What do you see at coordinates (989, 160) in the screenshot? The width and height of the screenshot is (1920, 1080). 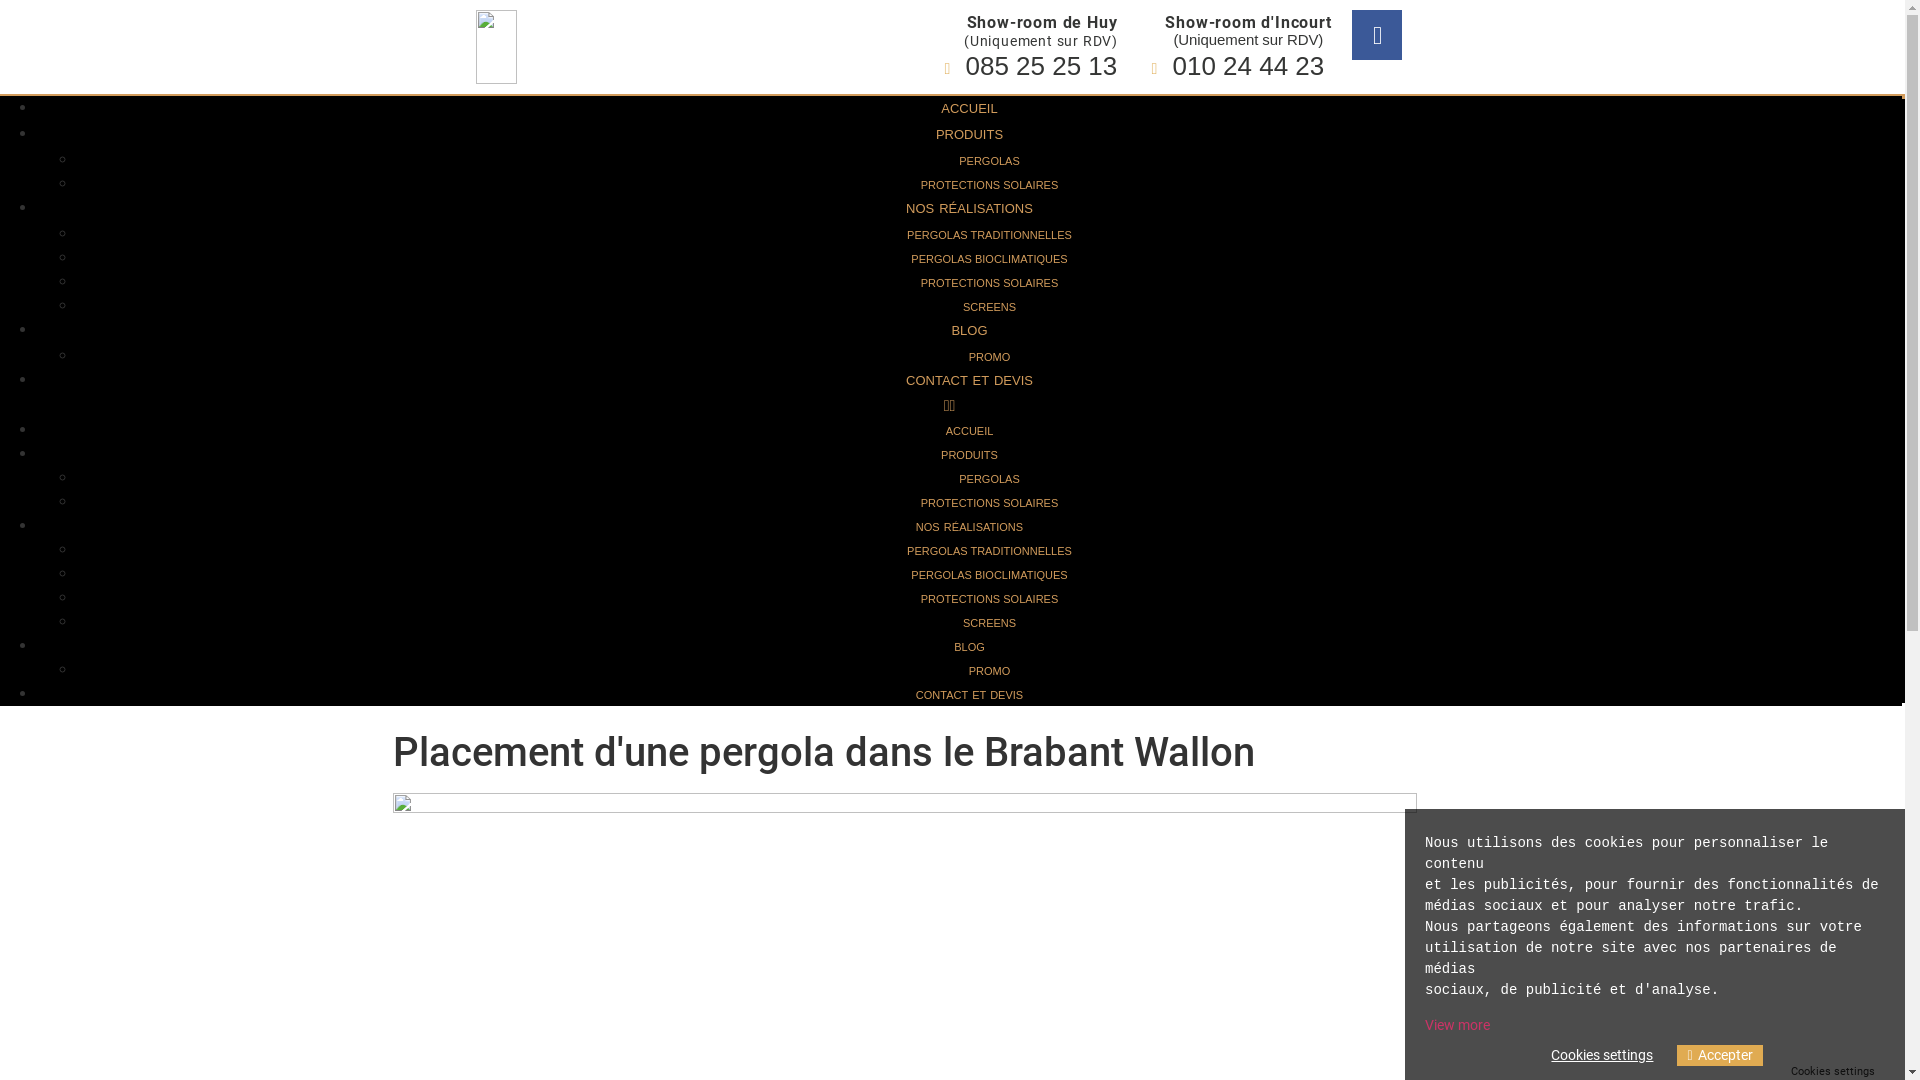 I see `'PERGOLAS'` at bounding box center [989, 160].